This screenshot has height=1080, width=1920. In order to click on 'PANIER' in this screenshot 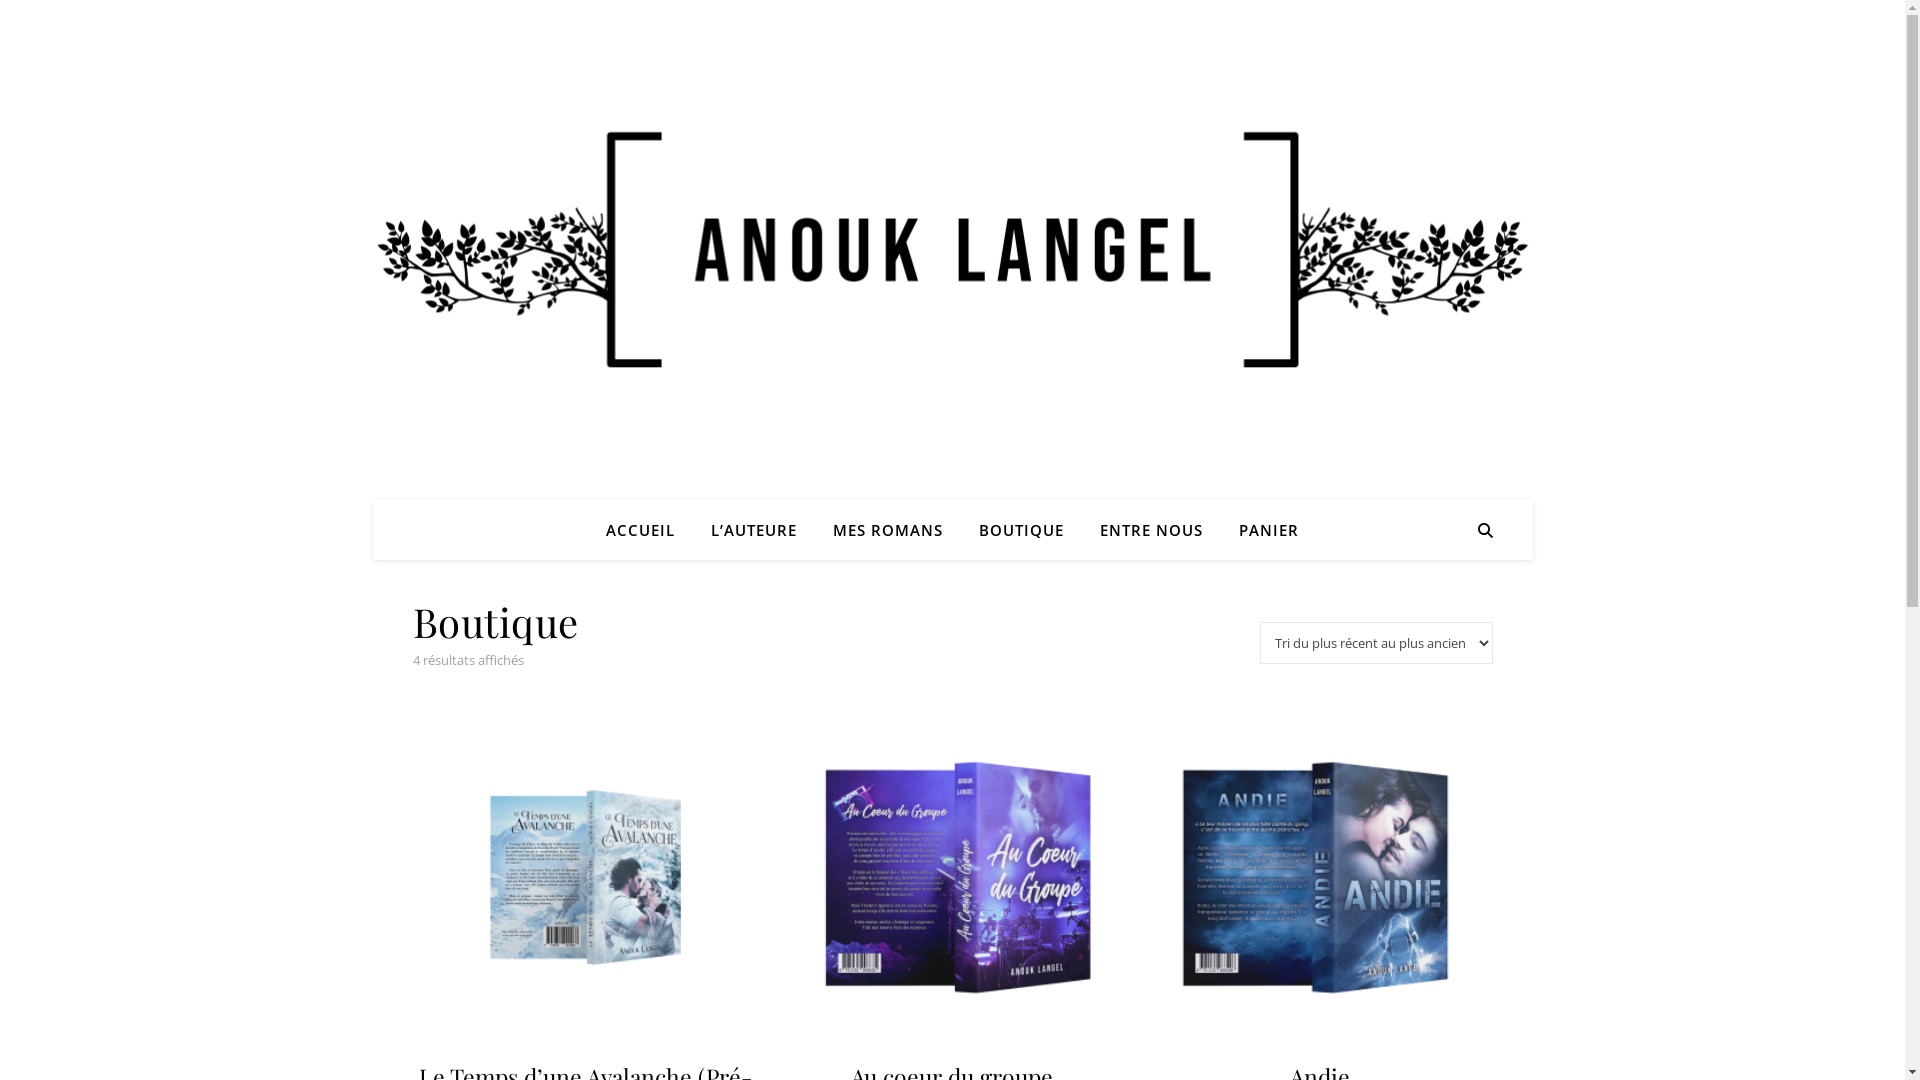, I will do `click(1260, 528)`.